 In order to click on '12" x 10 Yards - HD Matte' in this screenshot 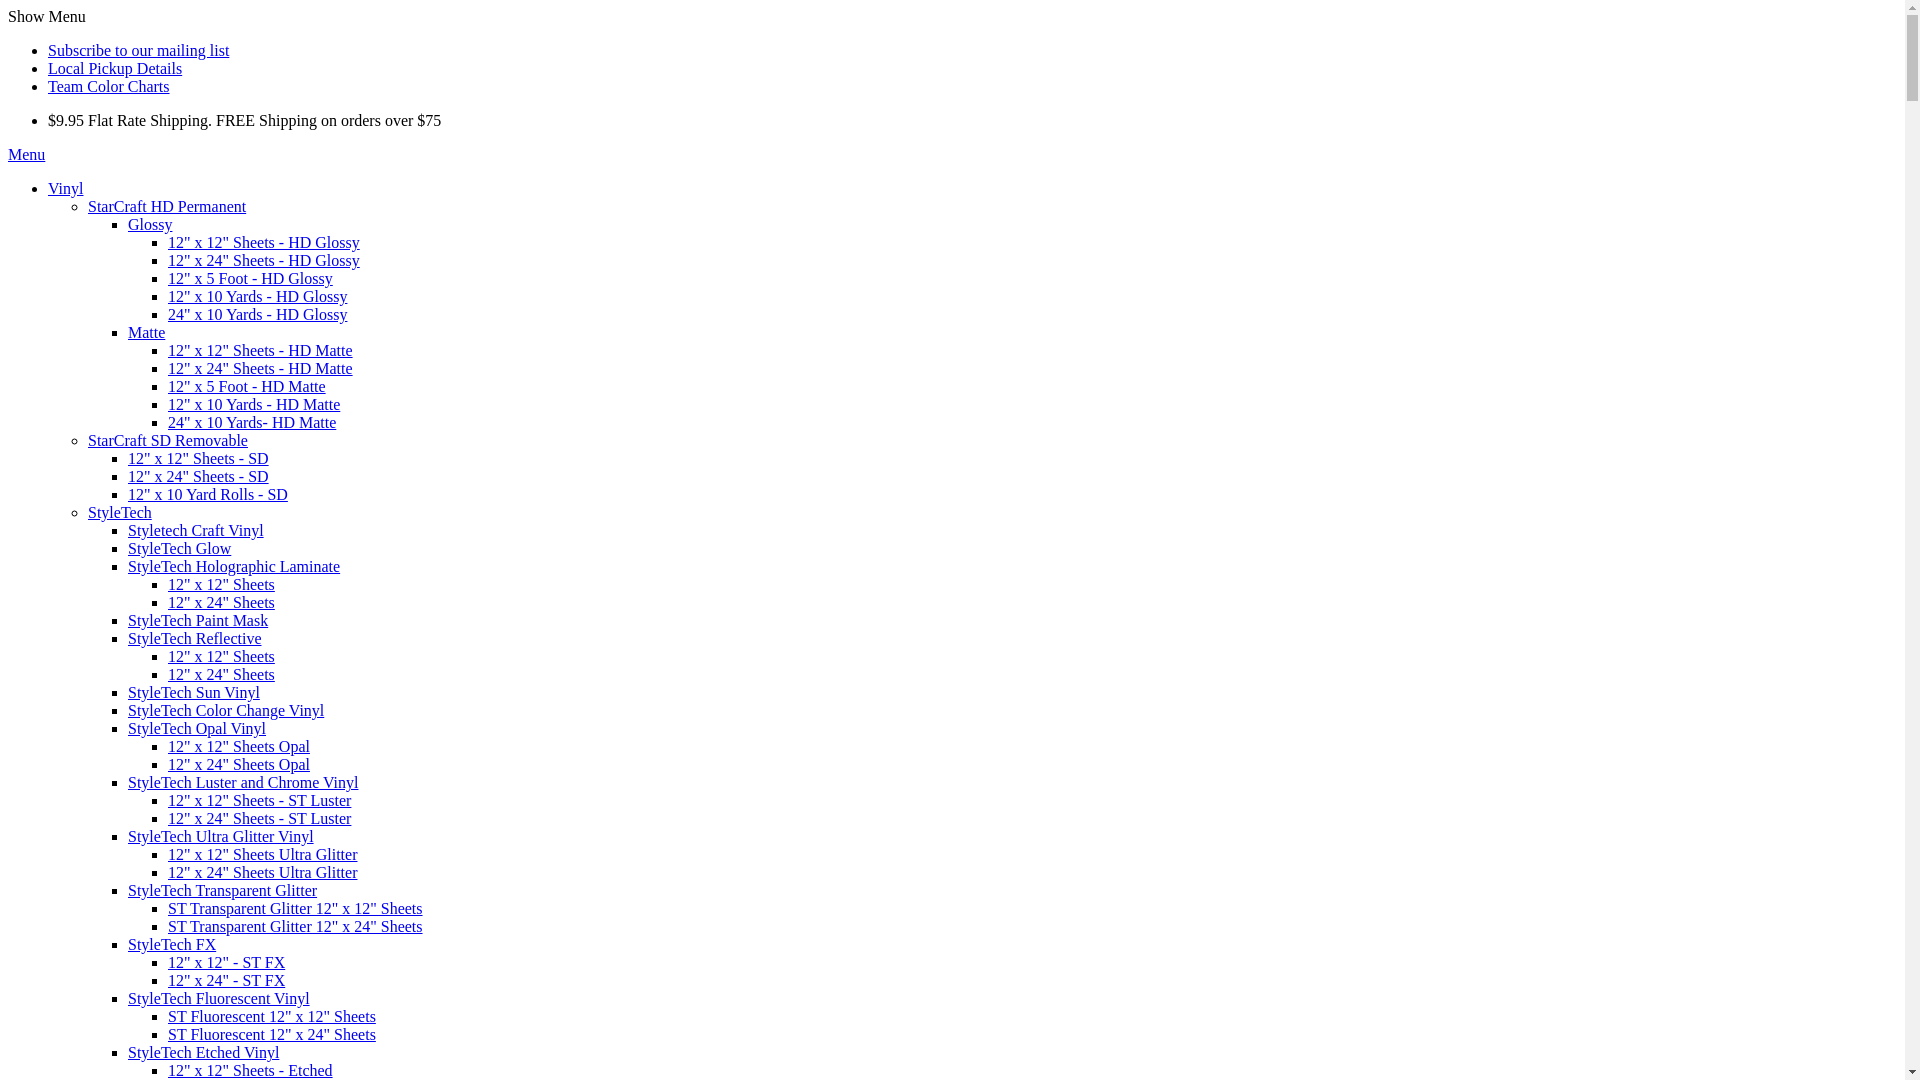, I will do `click(253, 404)`.